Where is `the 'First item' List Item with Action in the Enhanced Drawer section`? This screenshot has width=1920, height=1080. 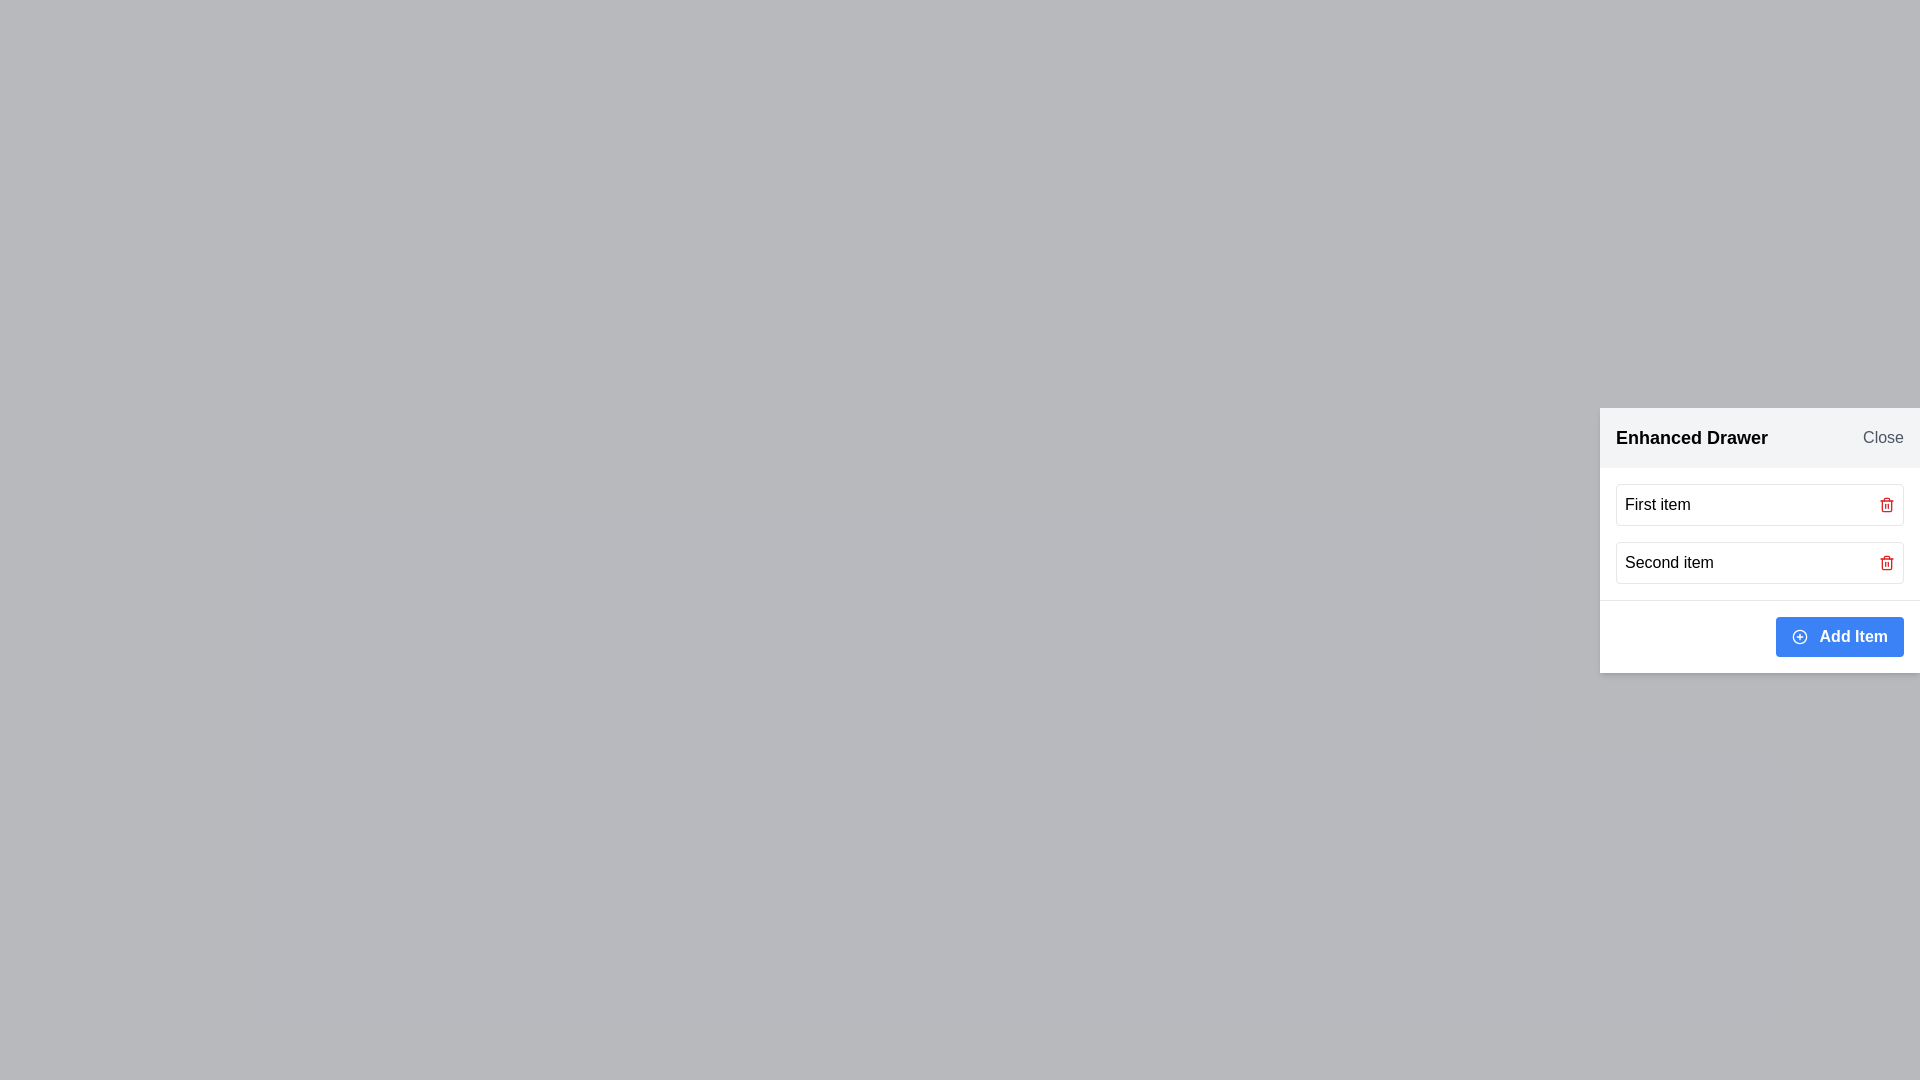
the 'First item' List Item with Action in the Enhanced Drawer section is located at coordinates (1760, 503).